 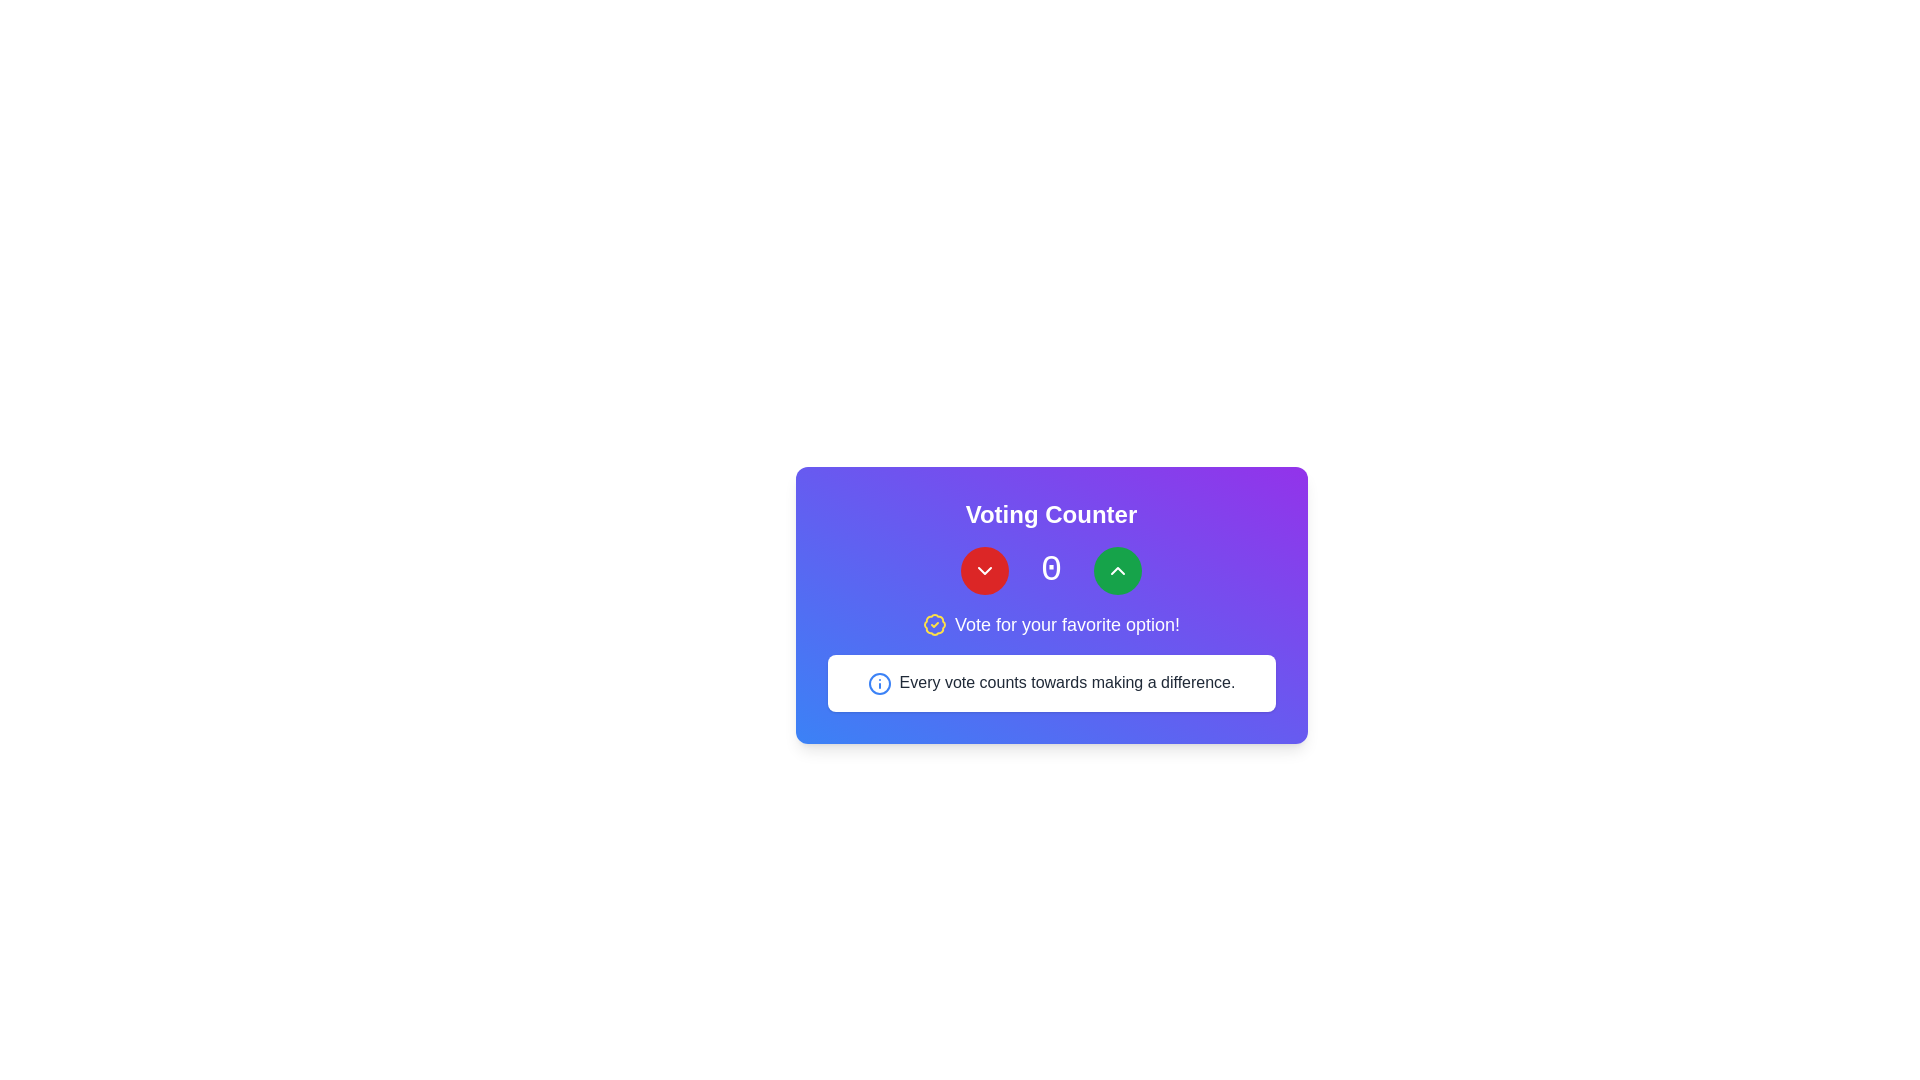 What do you see at coordinates (1050, 682) in the screenshot?
I see `the informational text box displaying the message 'Every vote counts towards making a difference.'` at bounding box center [1050, 682].